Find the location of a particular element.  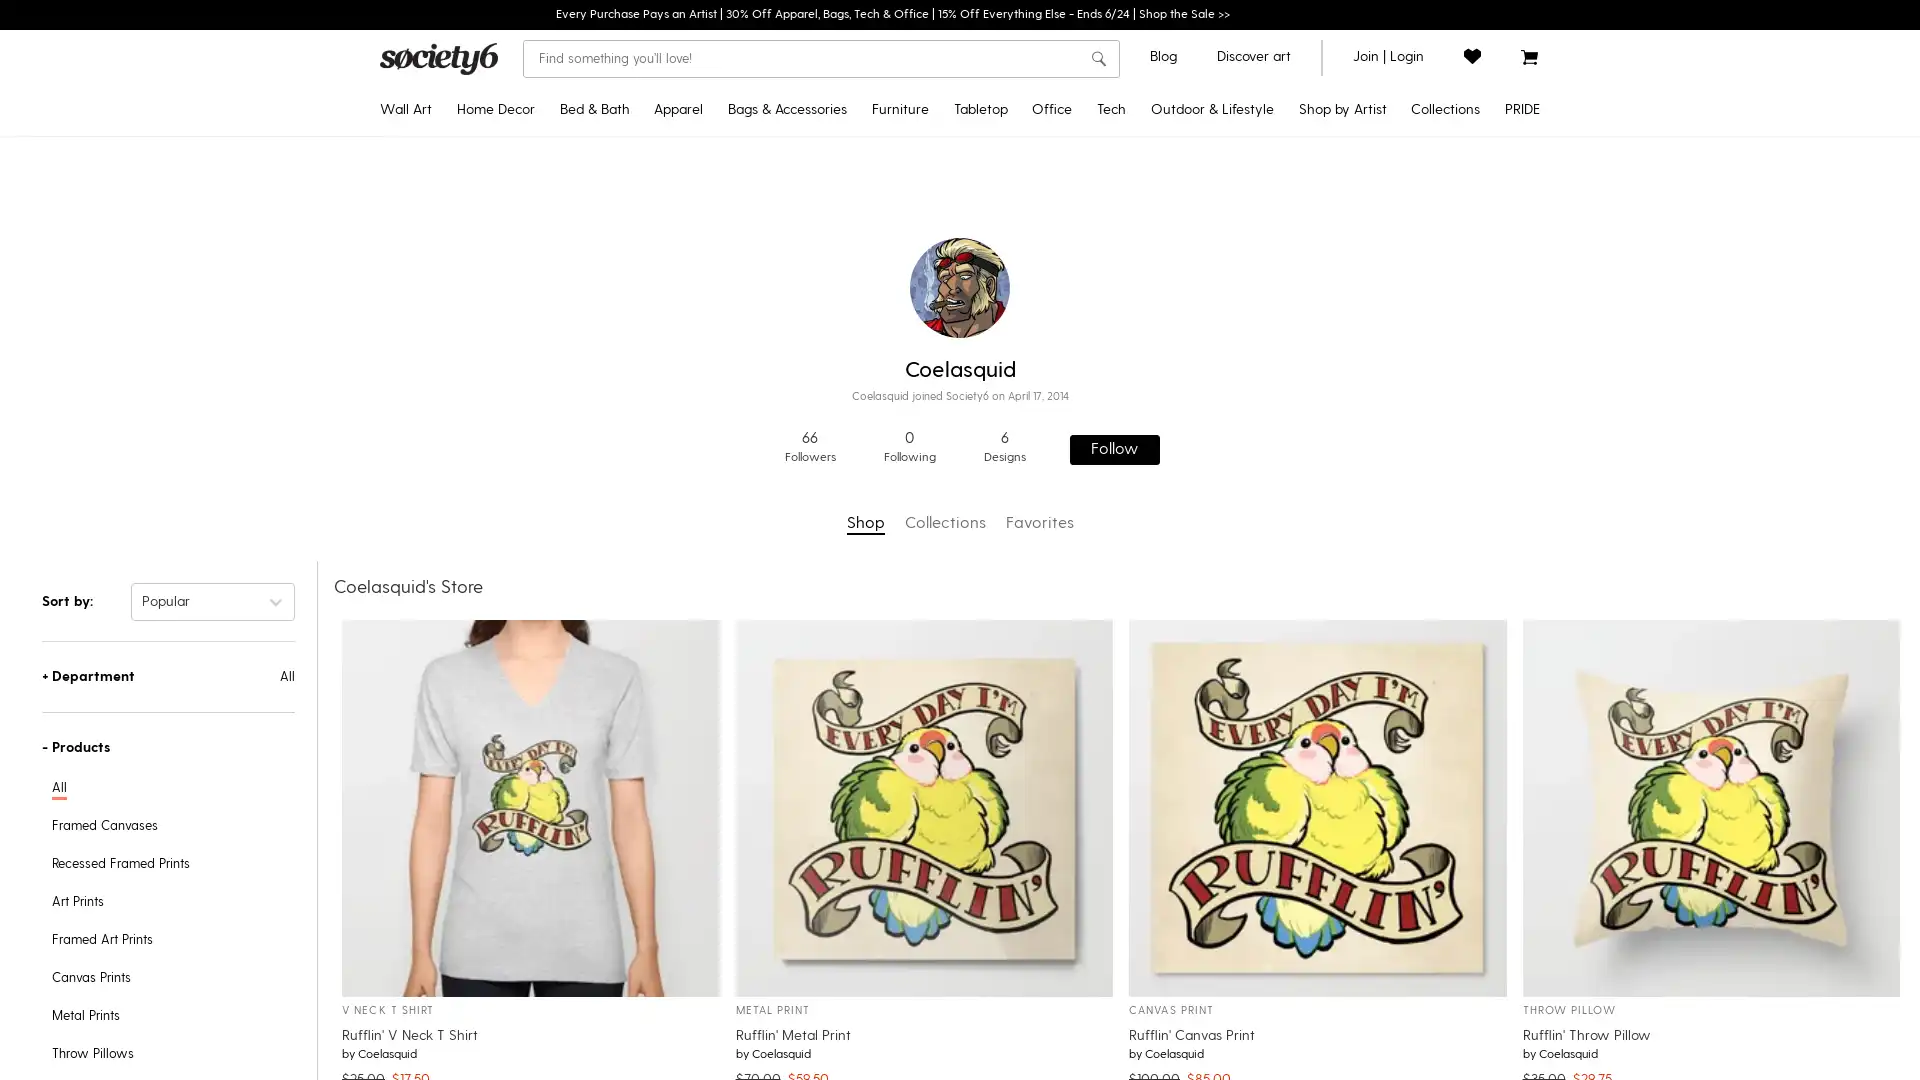

Water Bottles is located at coordinates (1017, 353).